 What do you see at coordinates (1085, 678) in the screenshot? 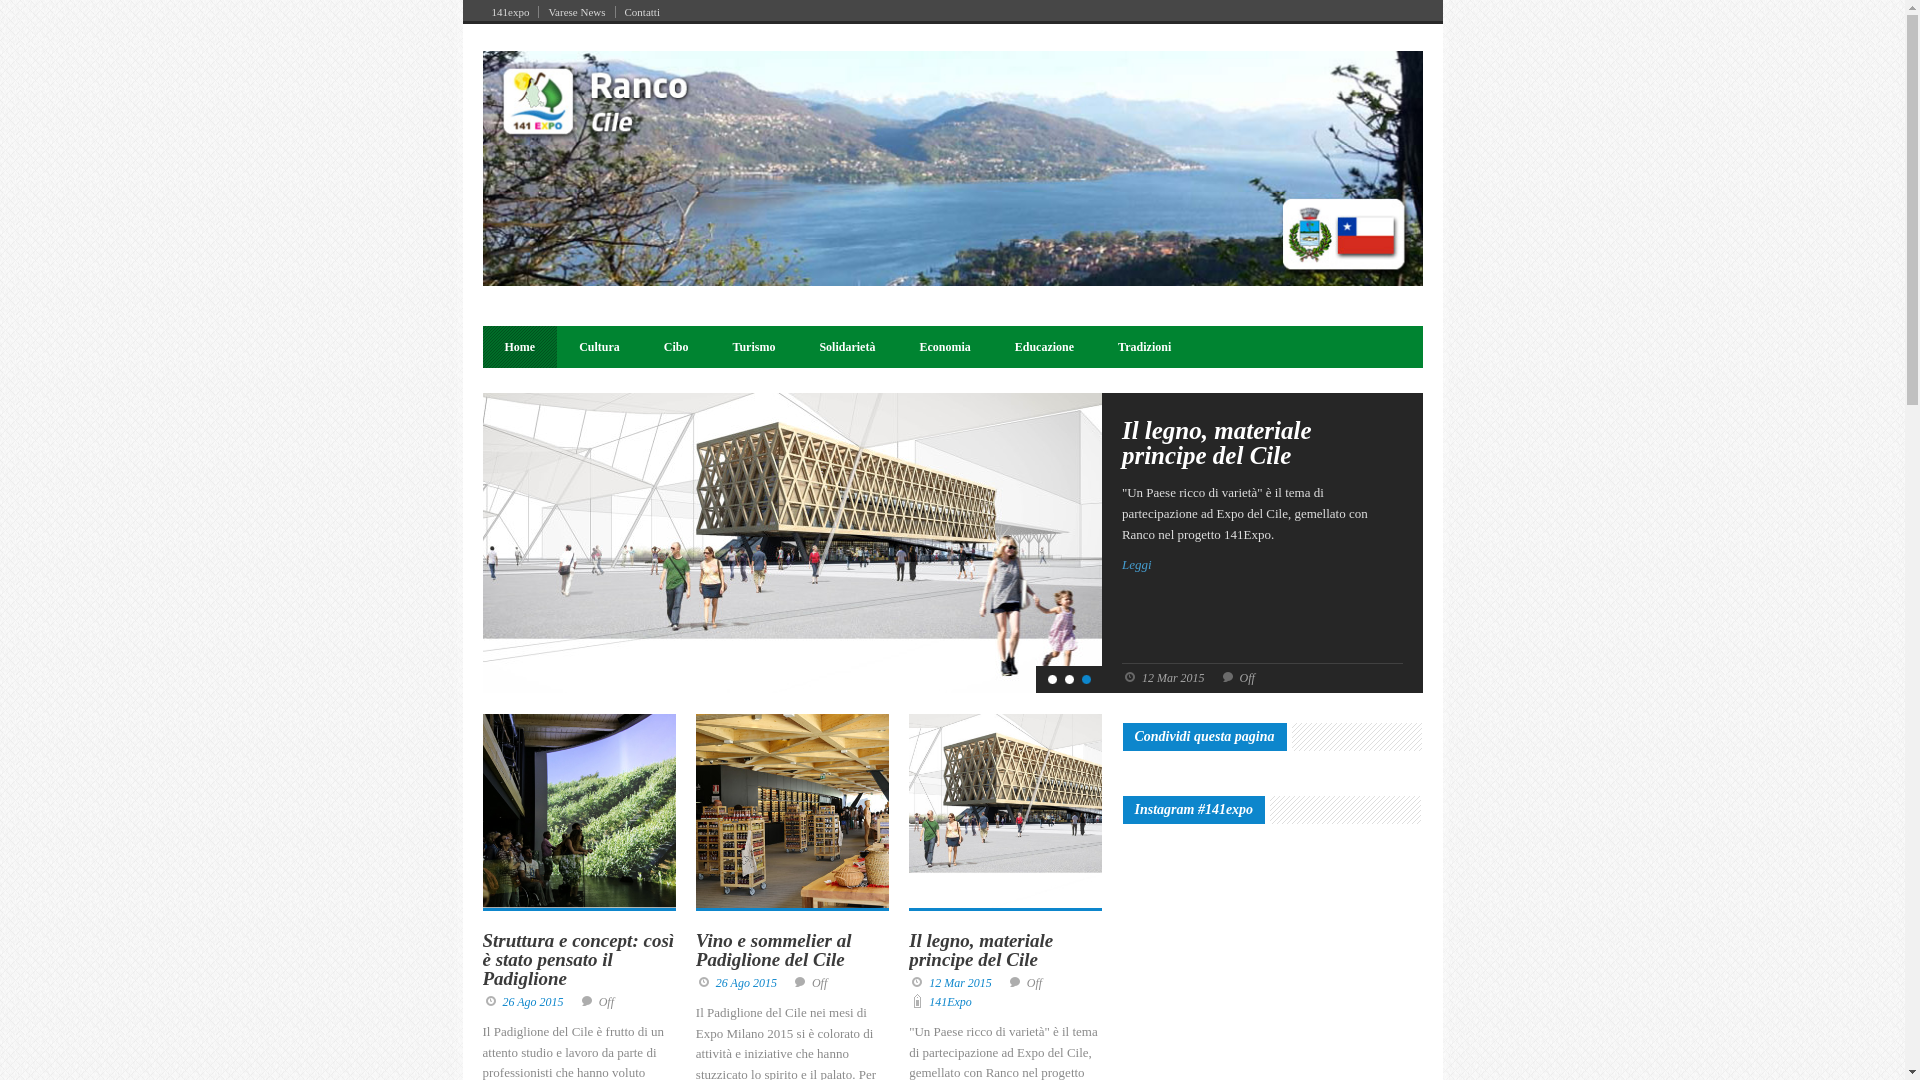
I see `'3'` at bounding box center [1085, 678].